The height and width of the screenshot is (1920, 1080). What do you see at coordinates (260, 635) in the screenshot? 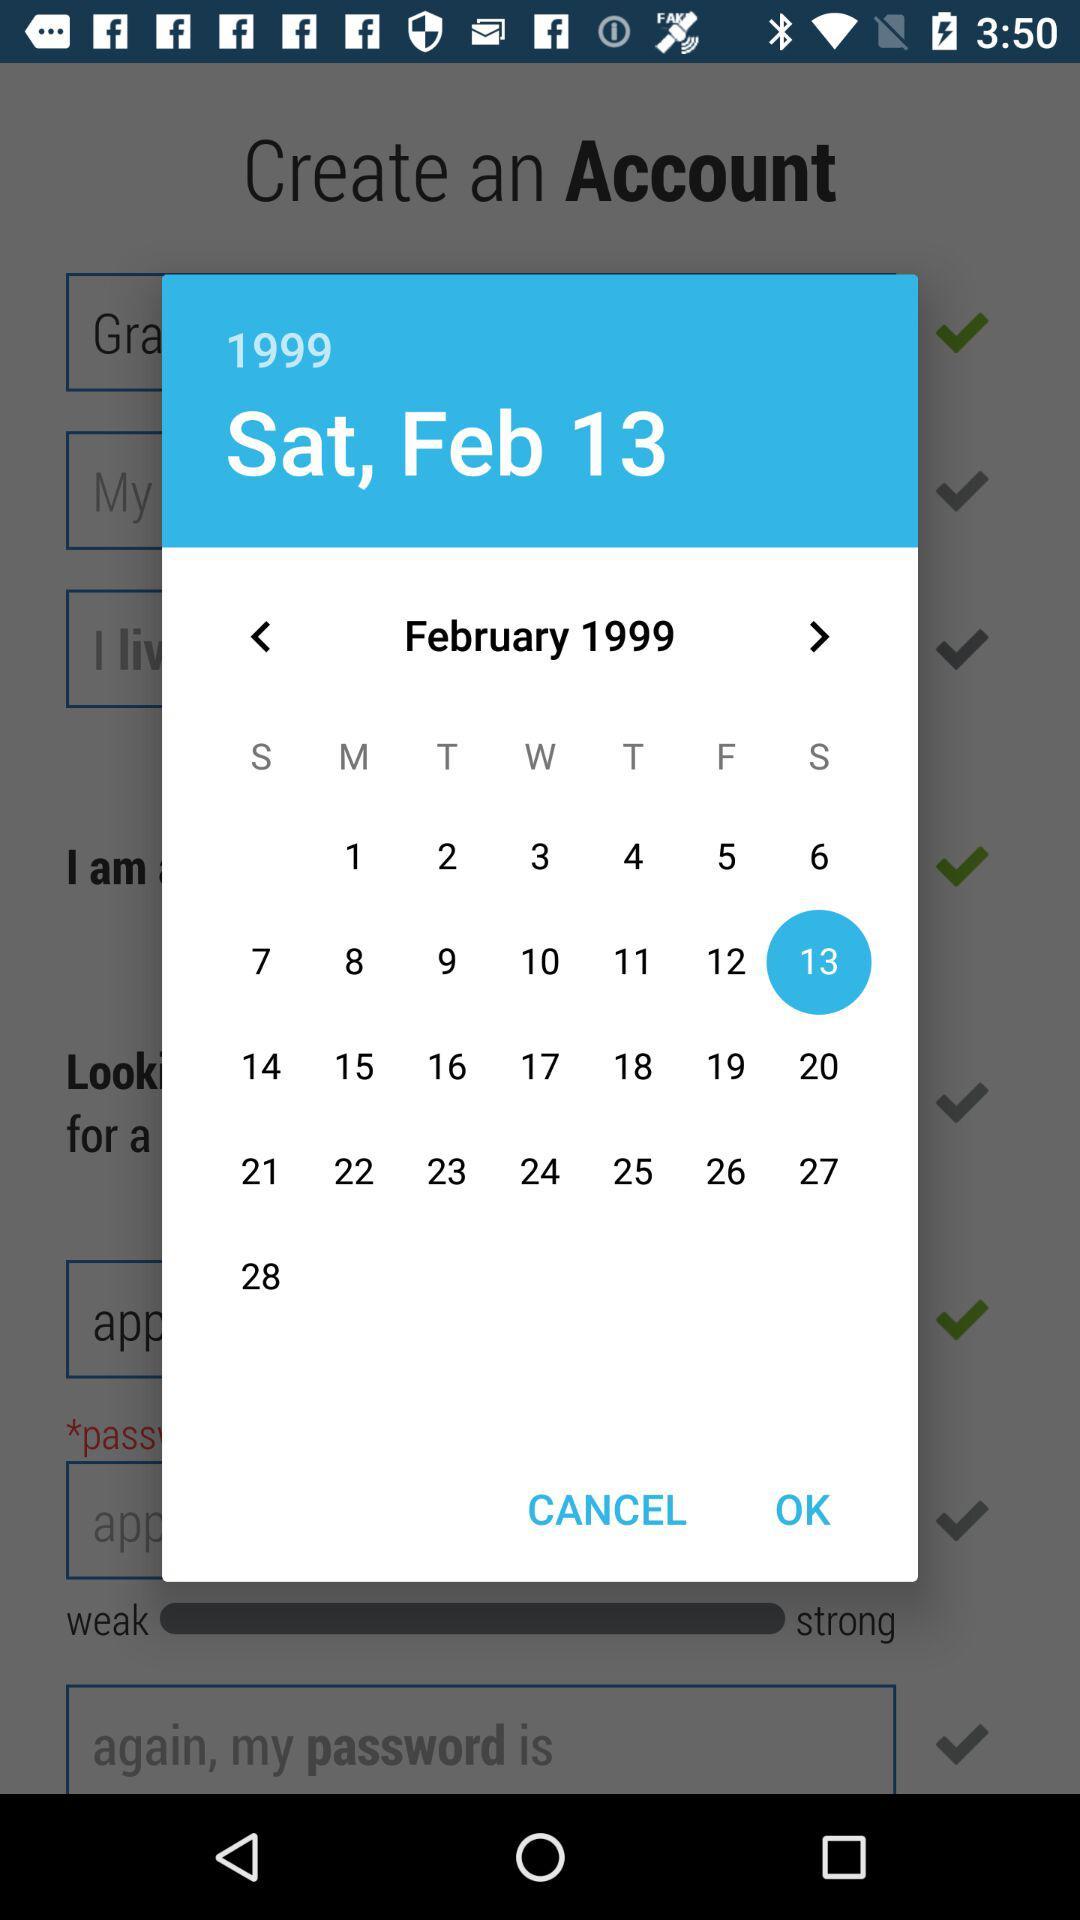
I see `icon at the top left corner` at bounding box center [260, 635].